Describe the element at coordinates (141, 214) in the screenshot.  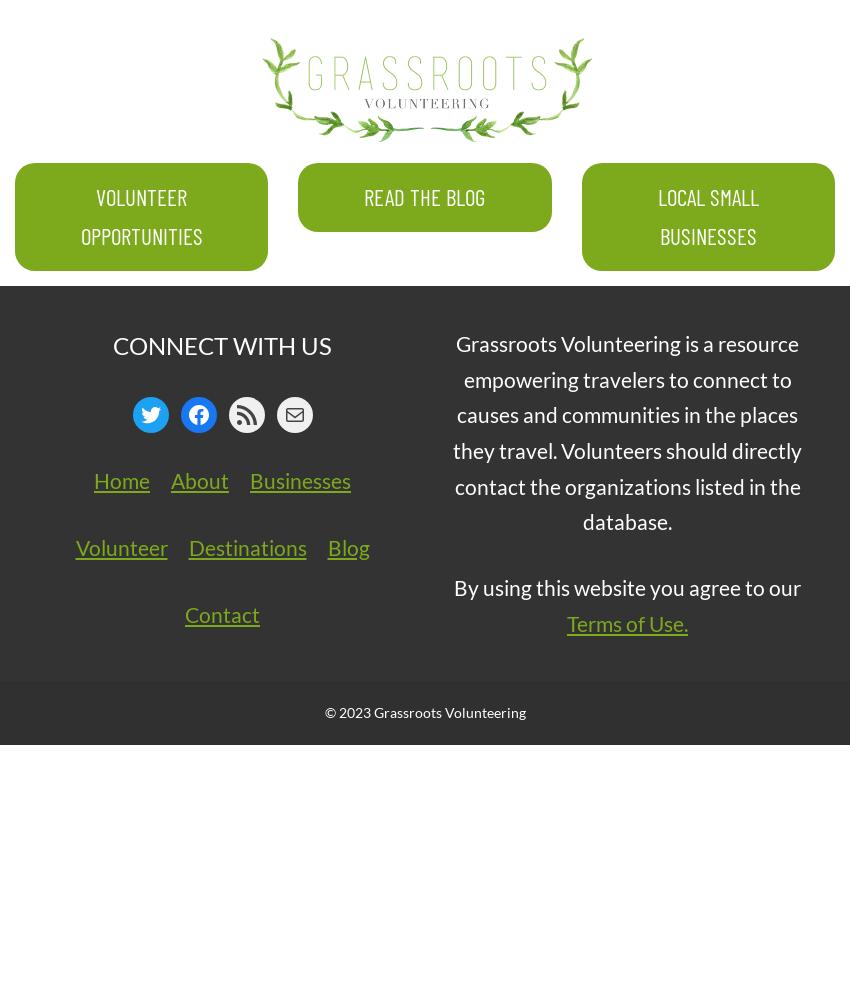
I see `'Volunteer Opportunities'` at that location.